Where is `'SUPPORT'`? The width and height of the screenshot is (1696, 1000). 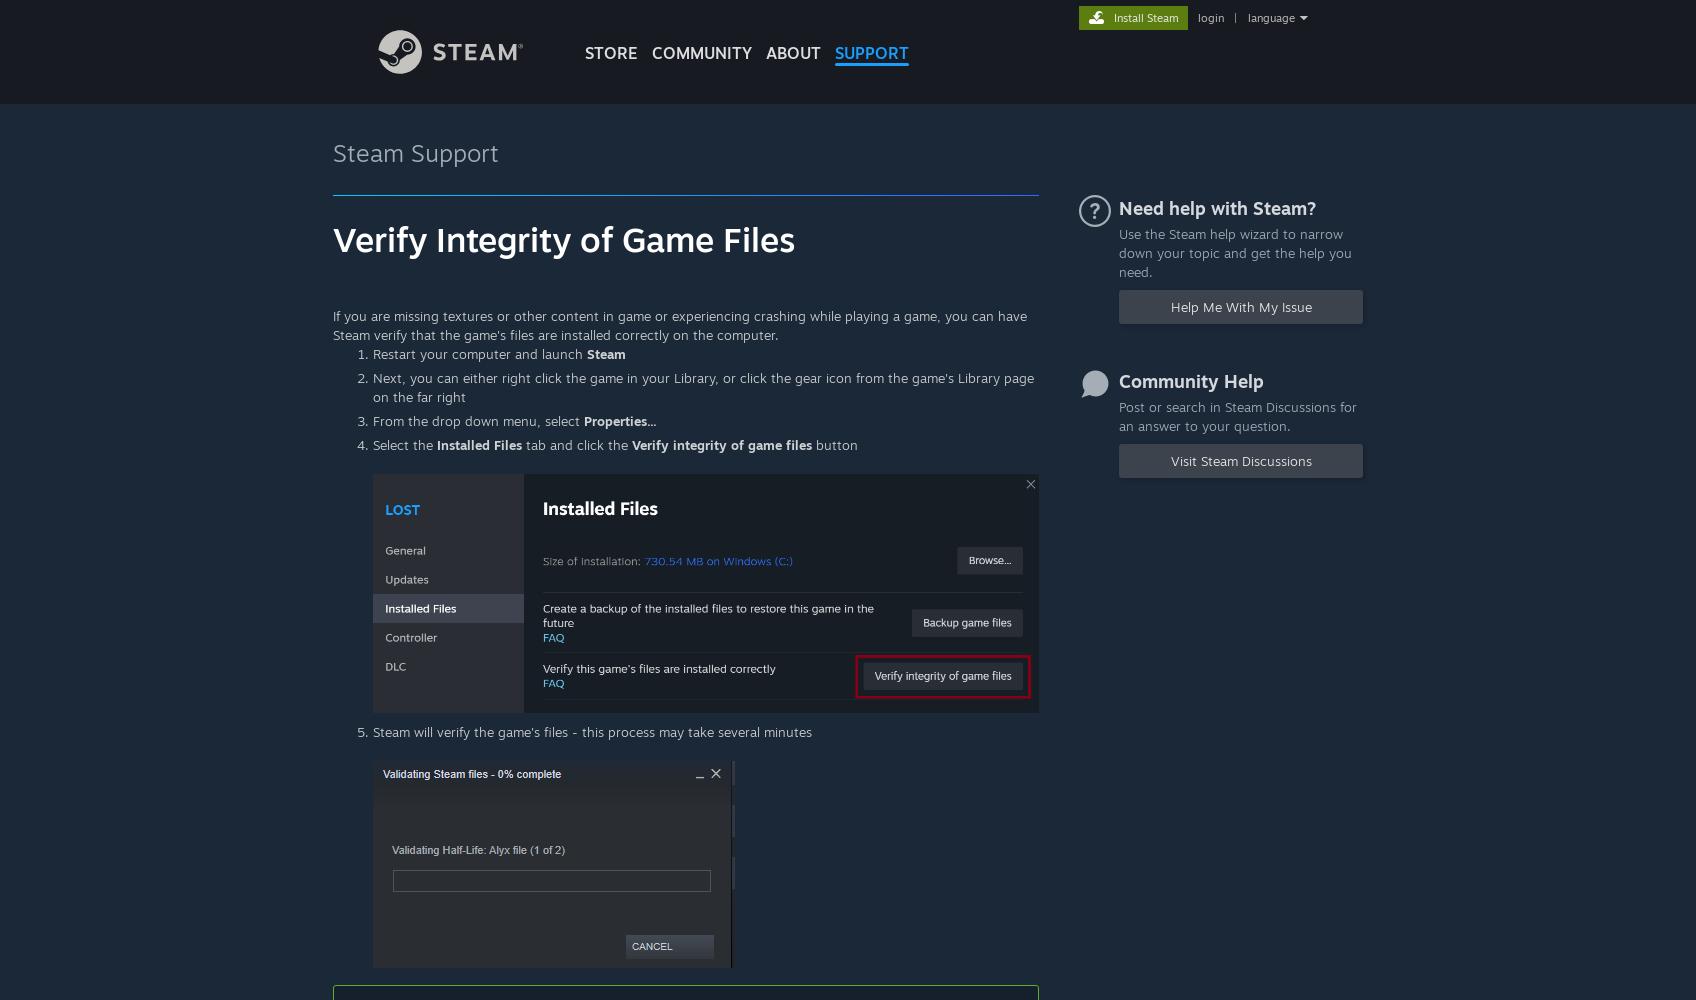 'SUPPORT' is located at coordinates (833, 53).